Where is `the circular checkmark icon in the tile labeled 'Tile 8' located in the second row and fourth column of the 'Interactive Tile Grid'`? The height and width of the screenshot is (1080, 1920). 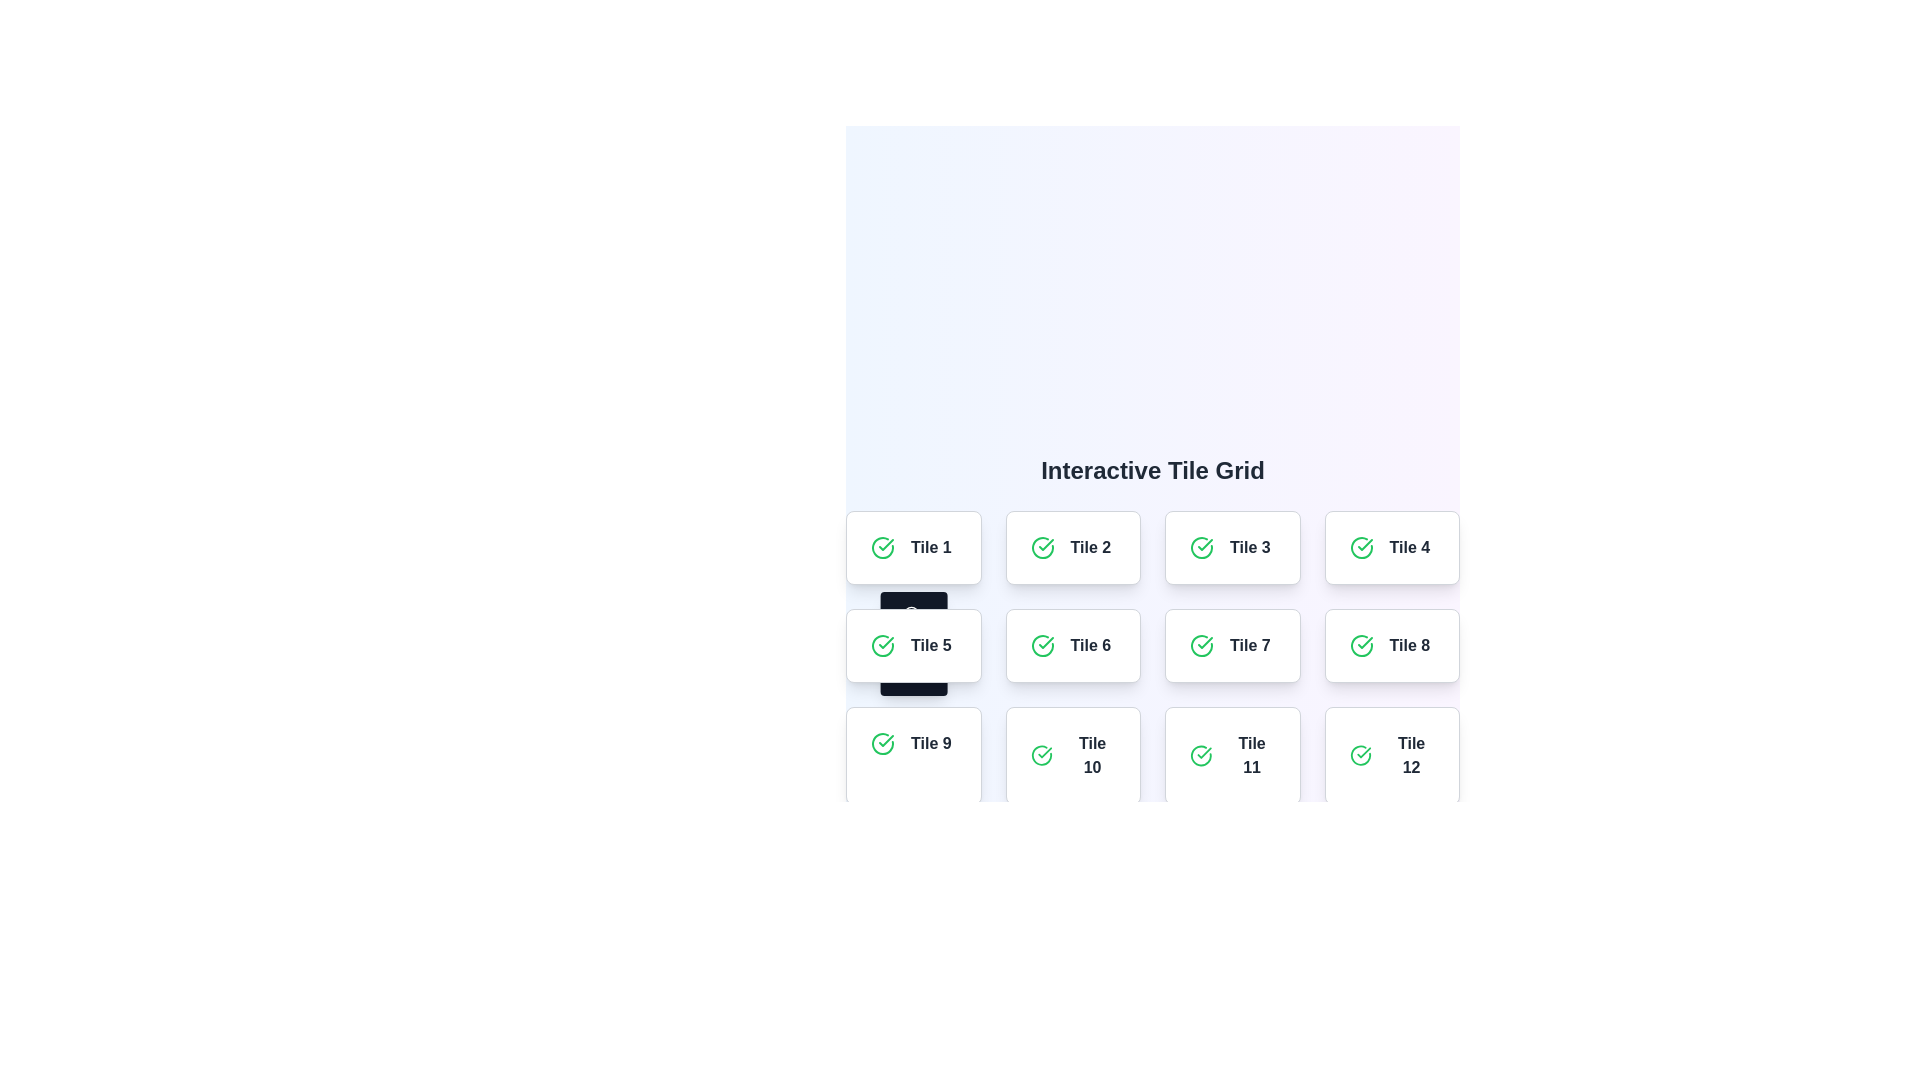
the circular checkmark icon in the tile labeled 'Tile 8' located in the second row and fourth column of the 'Interactive Tile Grid' is located at coordinates (1360, 645).